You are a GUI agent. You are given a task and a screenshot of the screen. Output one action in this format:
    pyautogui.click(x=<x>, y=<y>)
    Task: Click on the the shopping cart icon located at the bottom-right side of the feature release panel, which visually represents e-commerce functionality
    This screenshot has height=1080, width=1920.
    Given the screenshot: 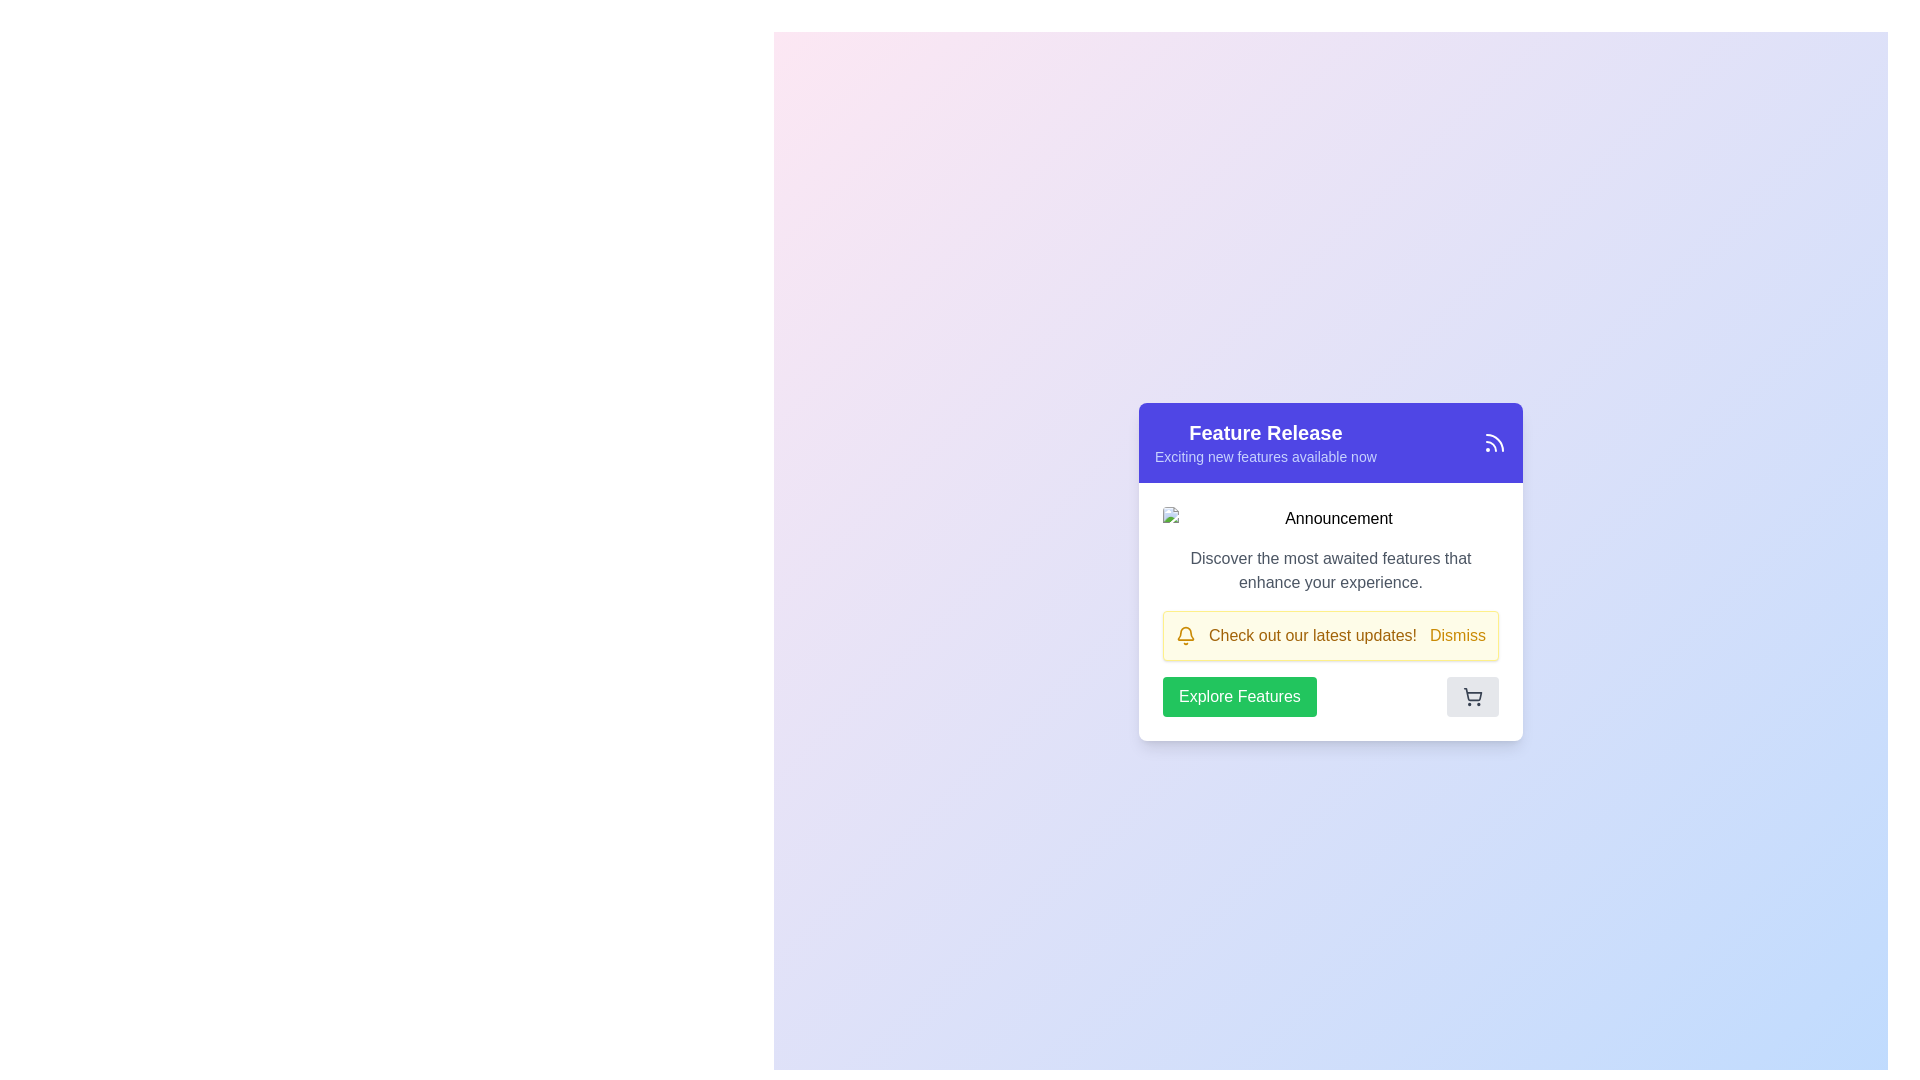 What is the action you would take?
    pyautogui.click(x=1473, y=693)
    